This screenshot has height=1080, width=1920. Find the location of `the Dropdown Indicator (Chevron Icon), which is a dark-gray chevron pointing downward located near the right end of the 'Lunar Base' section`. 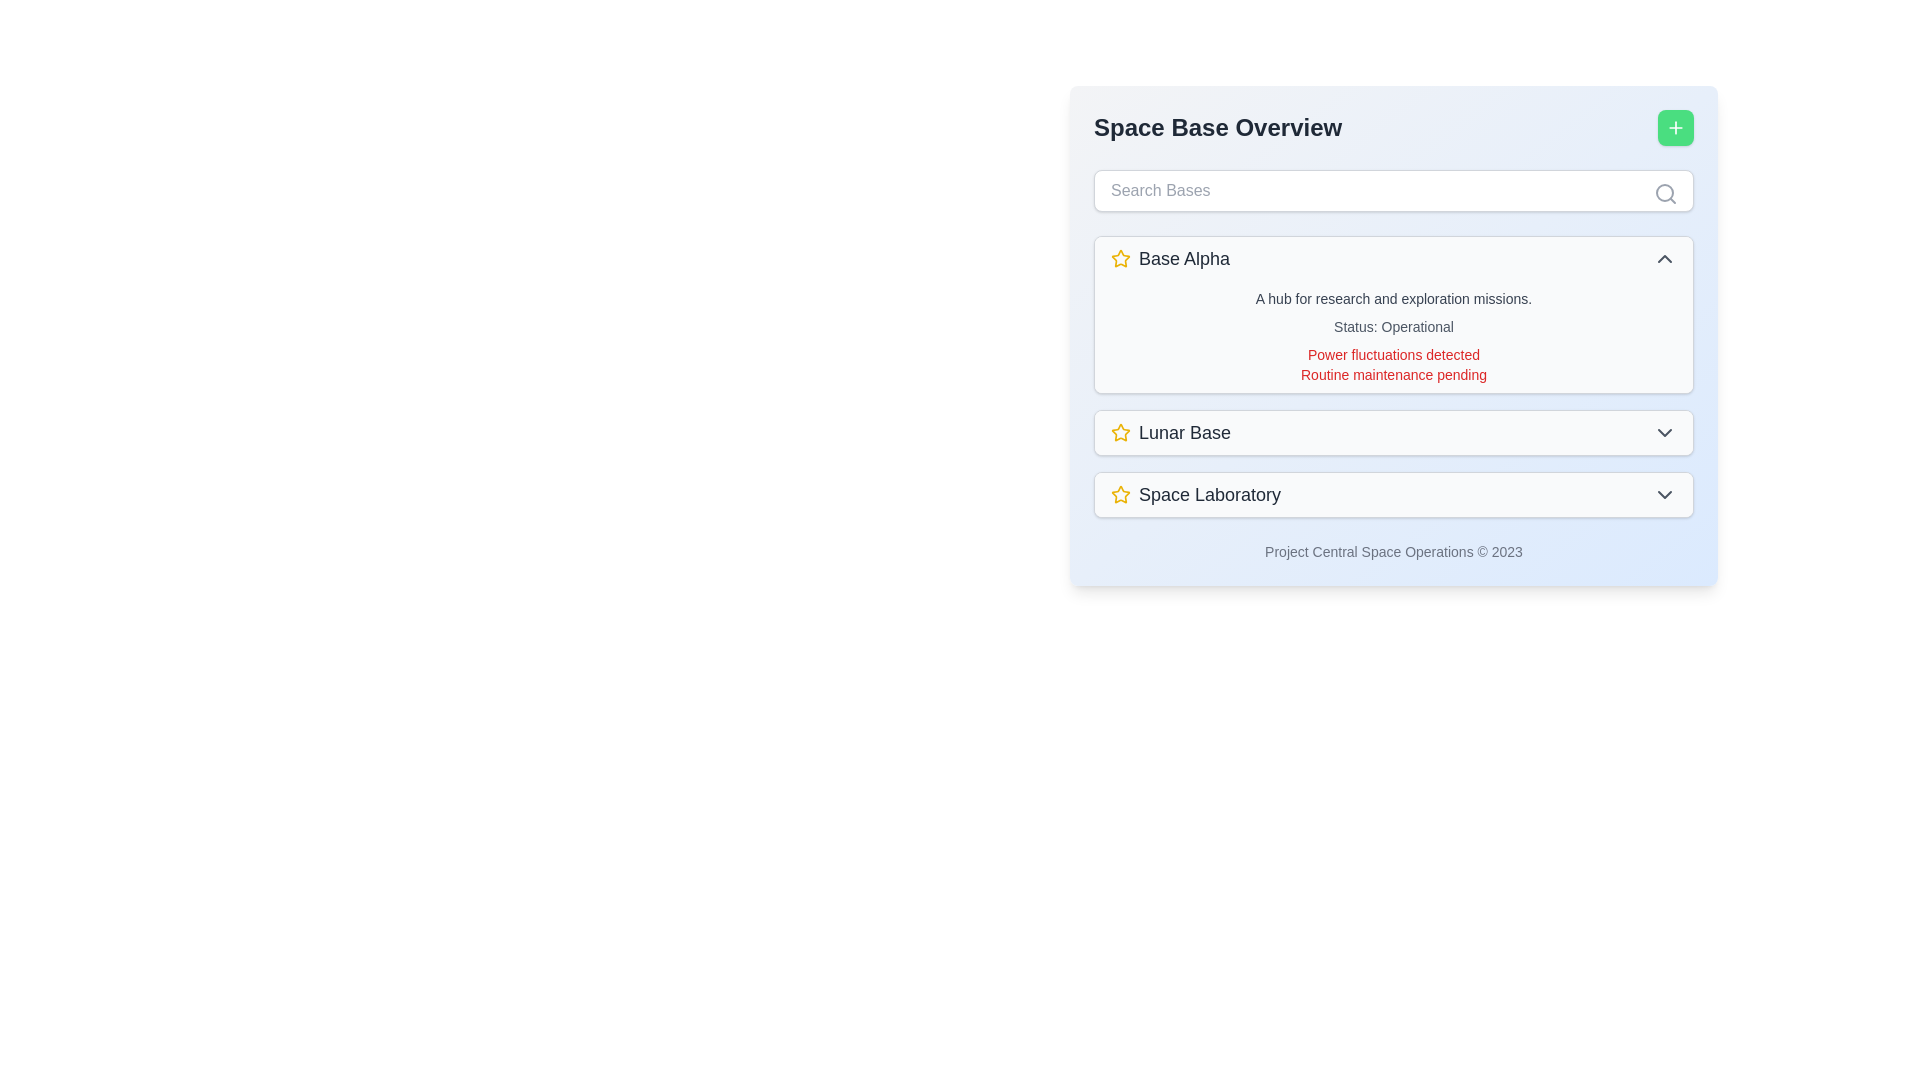

the Dropdown Indicator (Chevron Icon), which is a dark-gray chevron pointing downward located near the right end of the 'Lunar Base' section is located at coordinates (1665, 431).